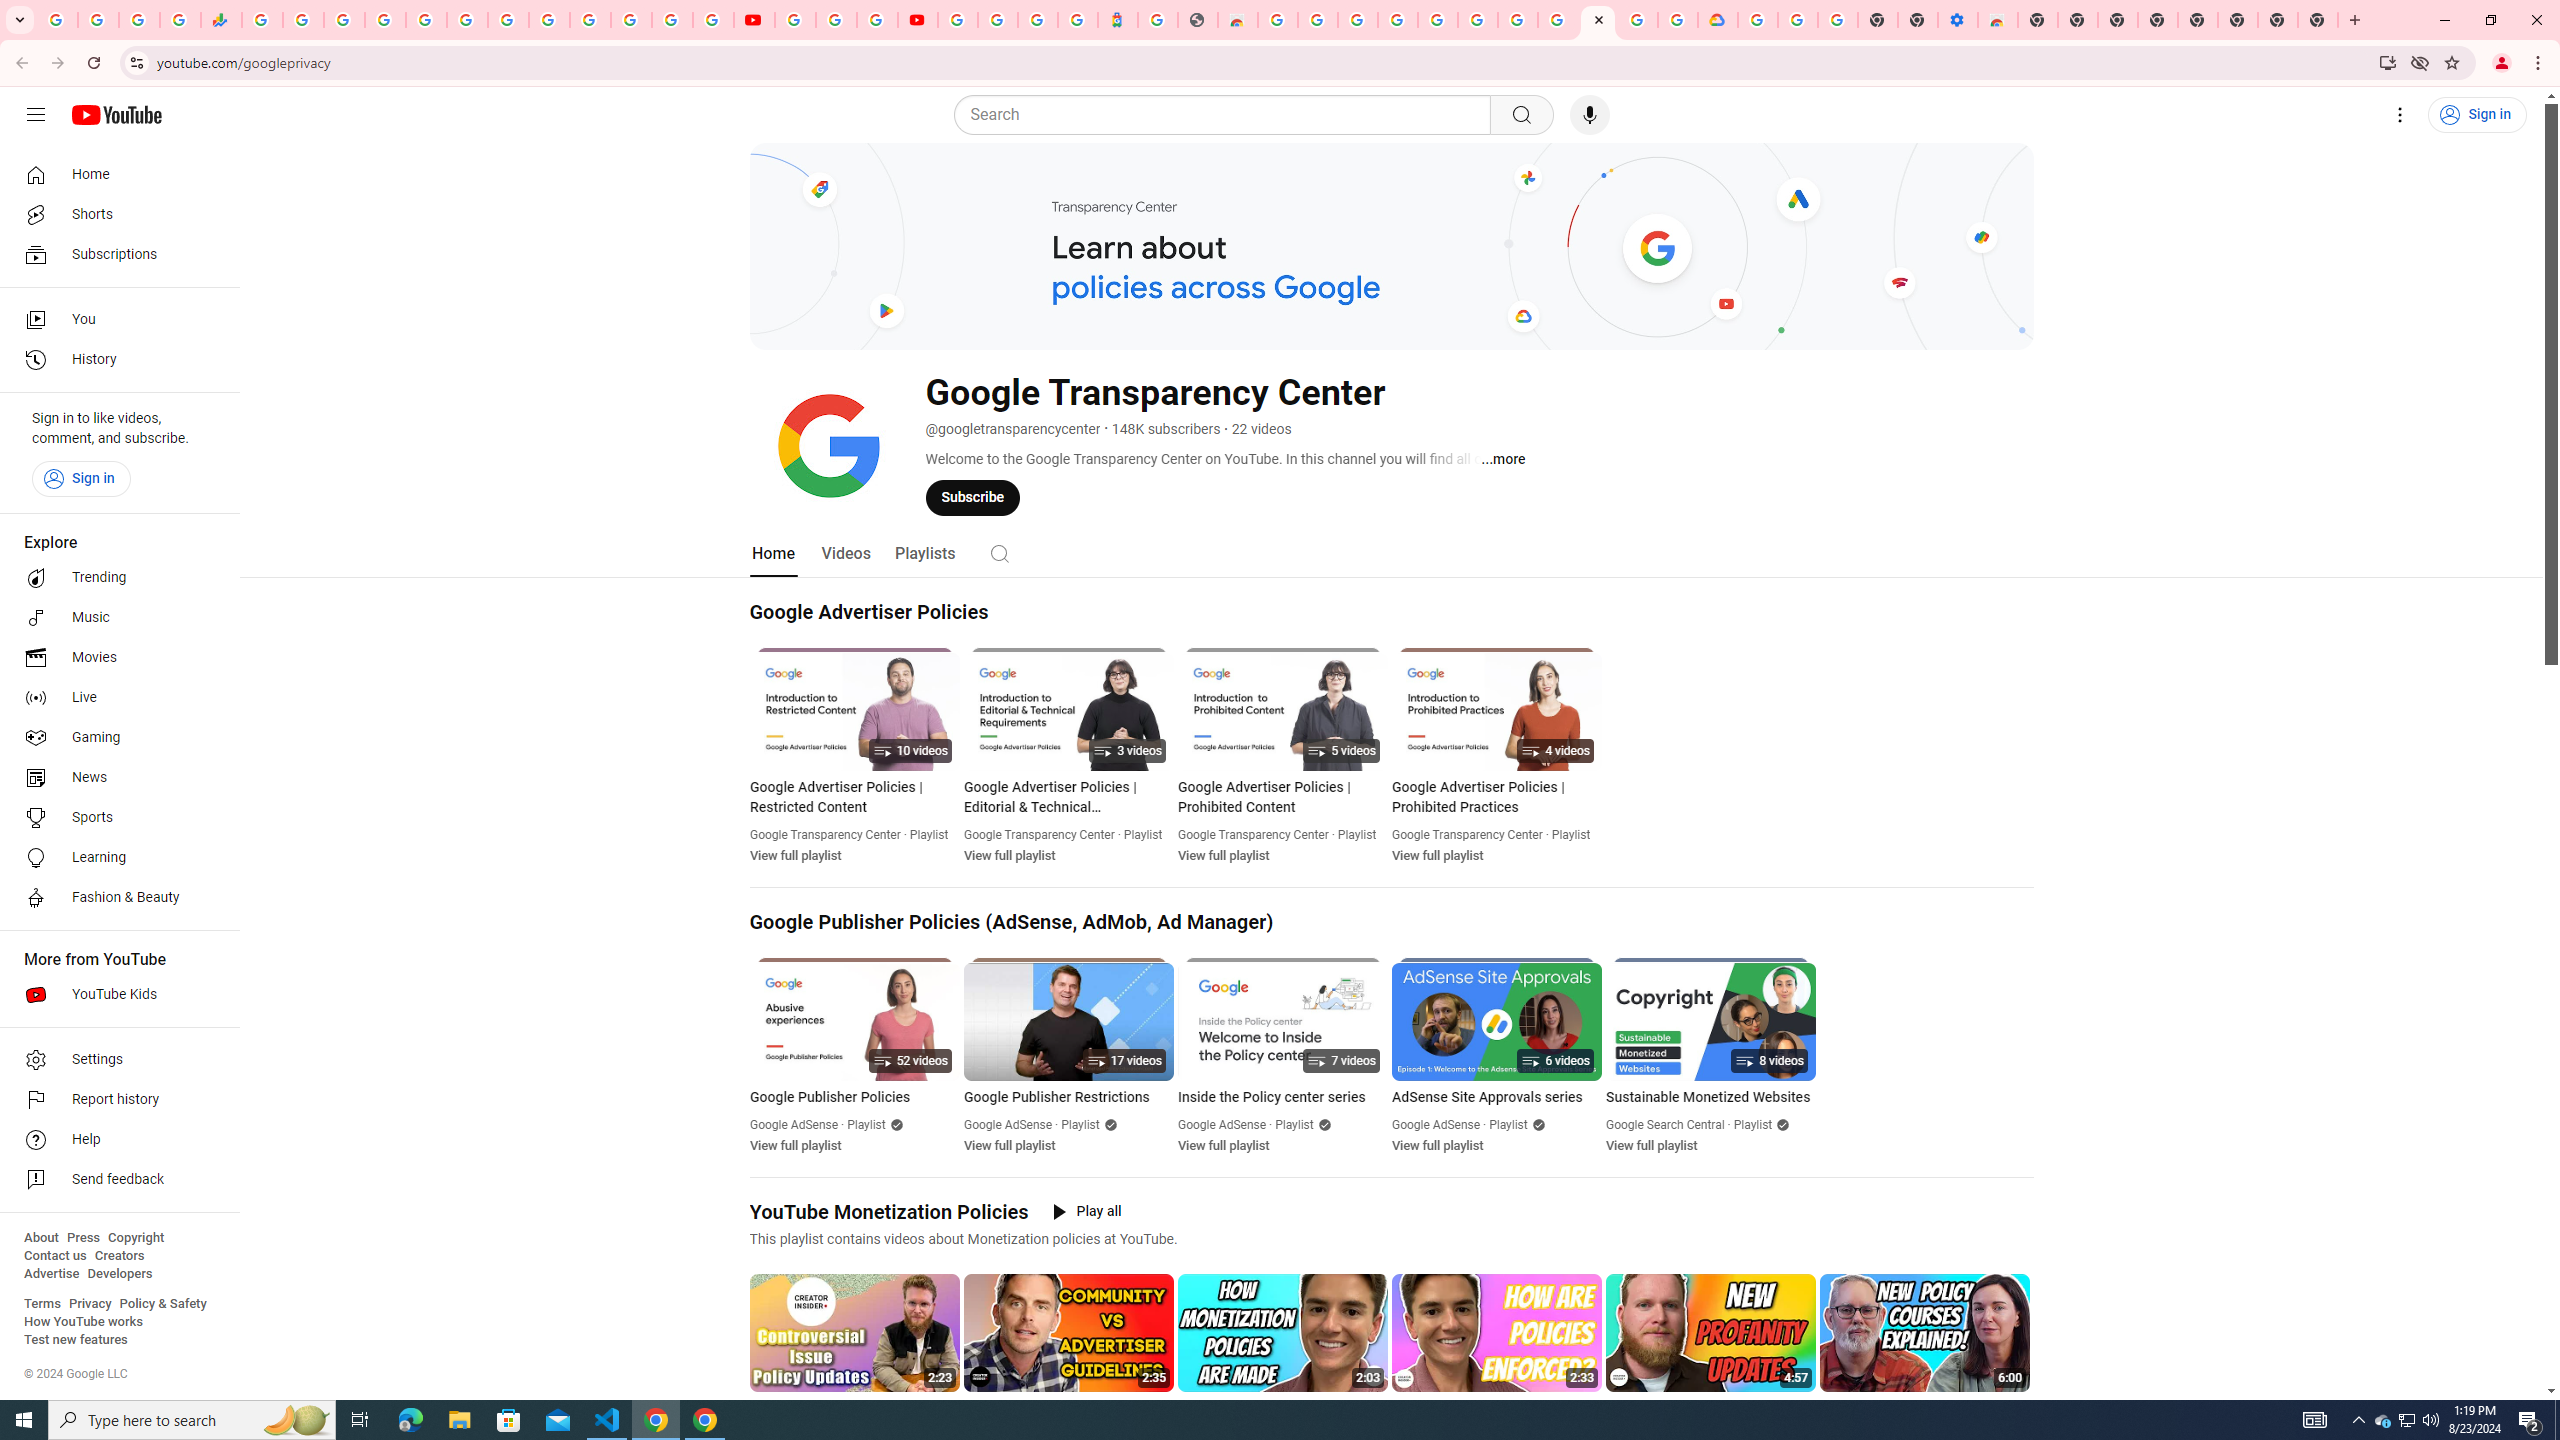 The width and height of the screenshot is (2560, 1440). What do you see at coordinates (855, 1098) in the screenshot?
I see `'Google Publisher Policies'` at bounding box center [855, 1098].